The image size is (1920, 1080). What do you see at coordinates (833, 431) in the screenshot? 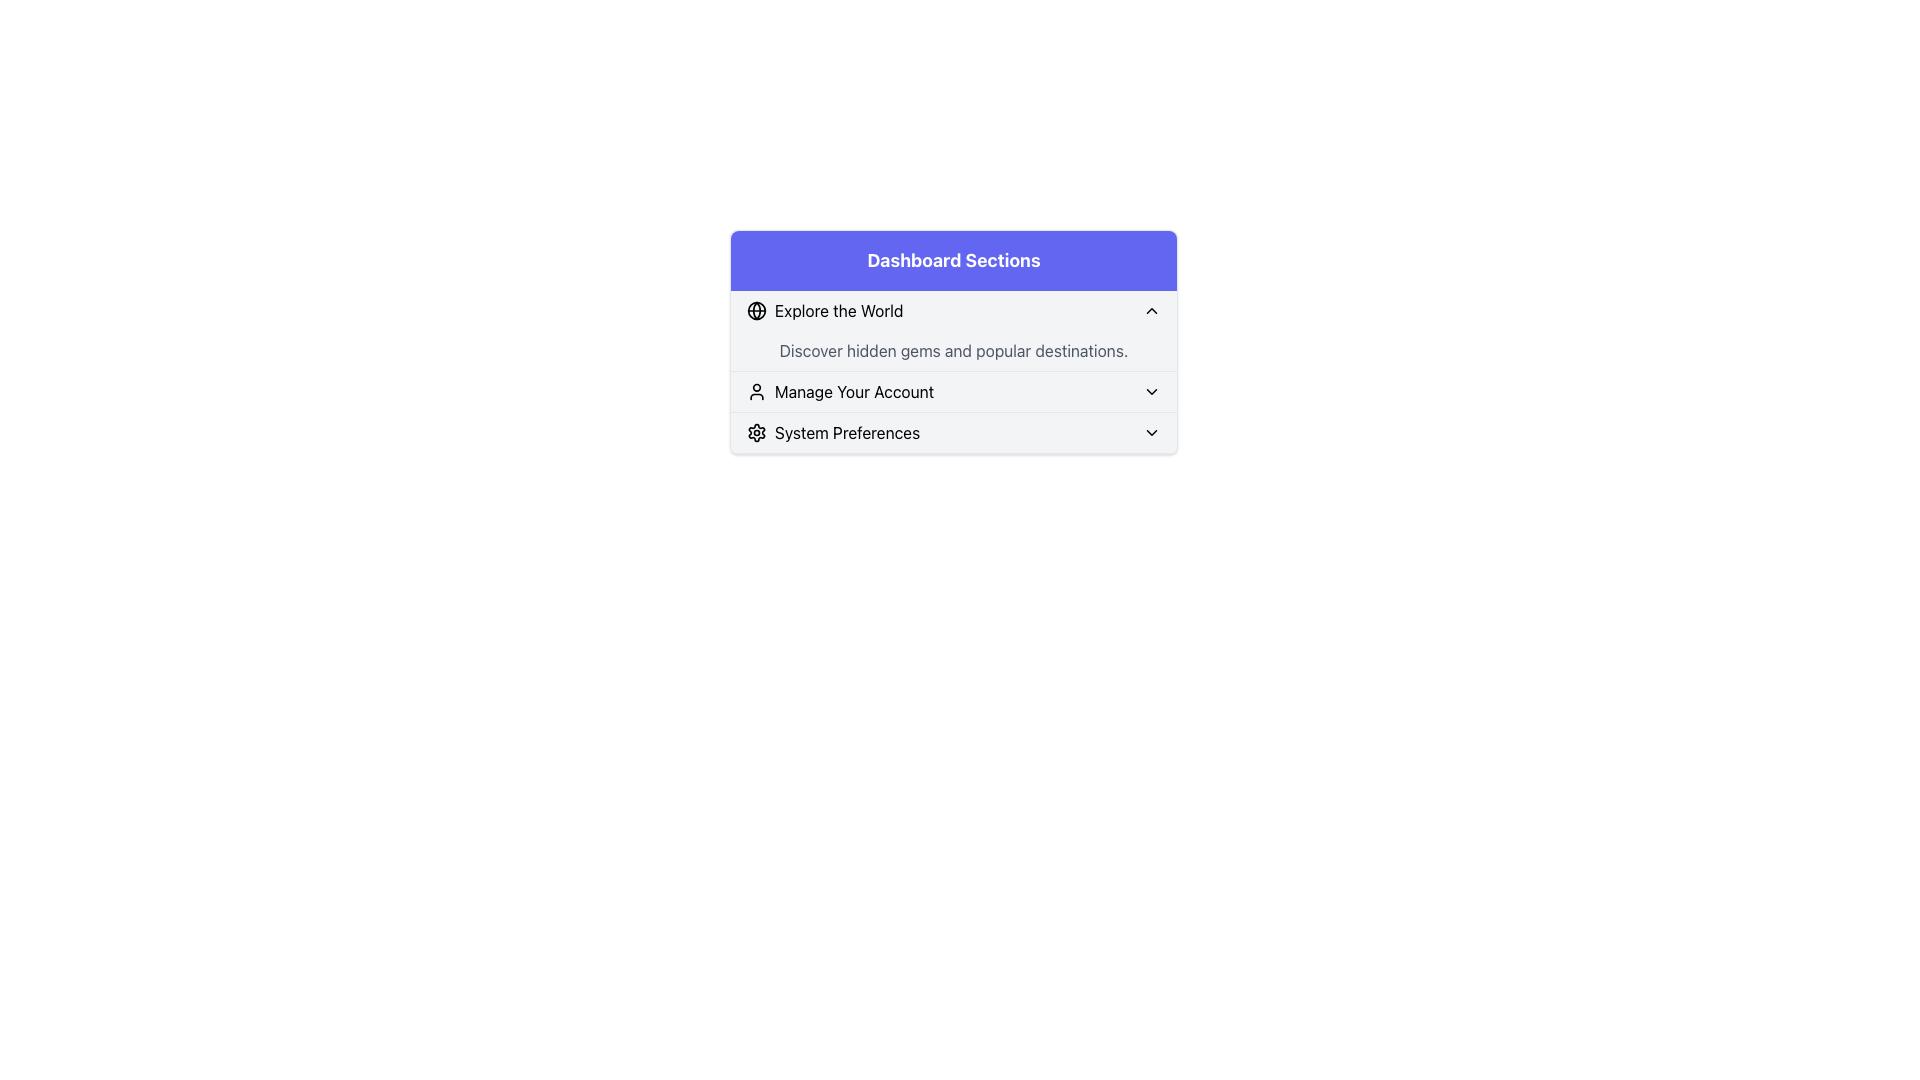
I see `the 'System Preferences' button, which features a gear icon and is the third option in the 'Dashboard Sections' list` at bounding box center [833, 431].